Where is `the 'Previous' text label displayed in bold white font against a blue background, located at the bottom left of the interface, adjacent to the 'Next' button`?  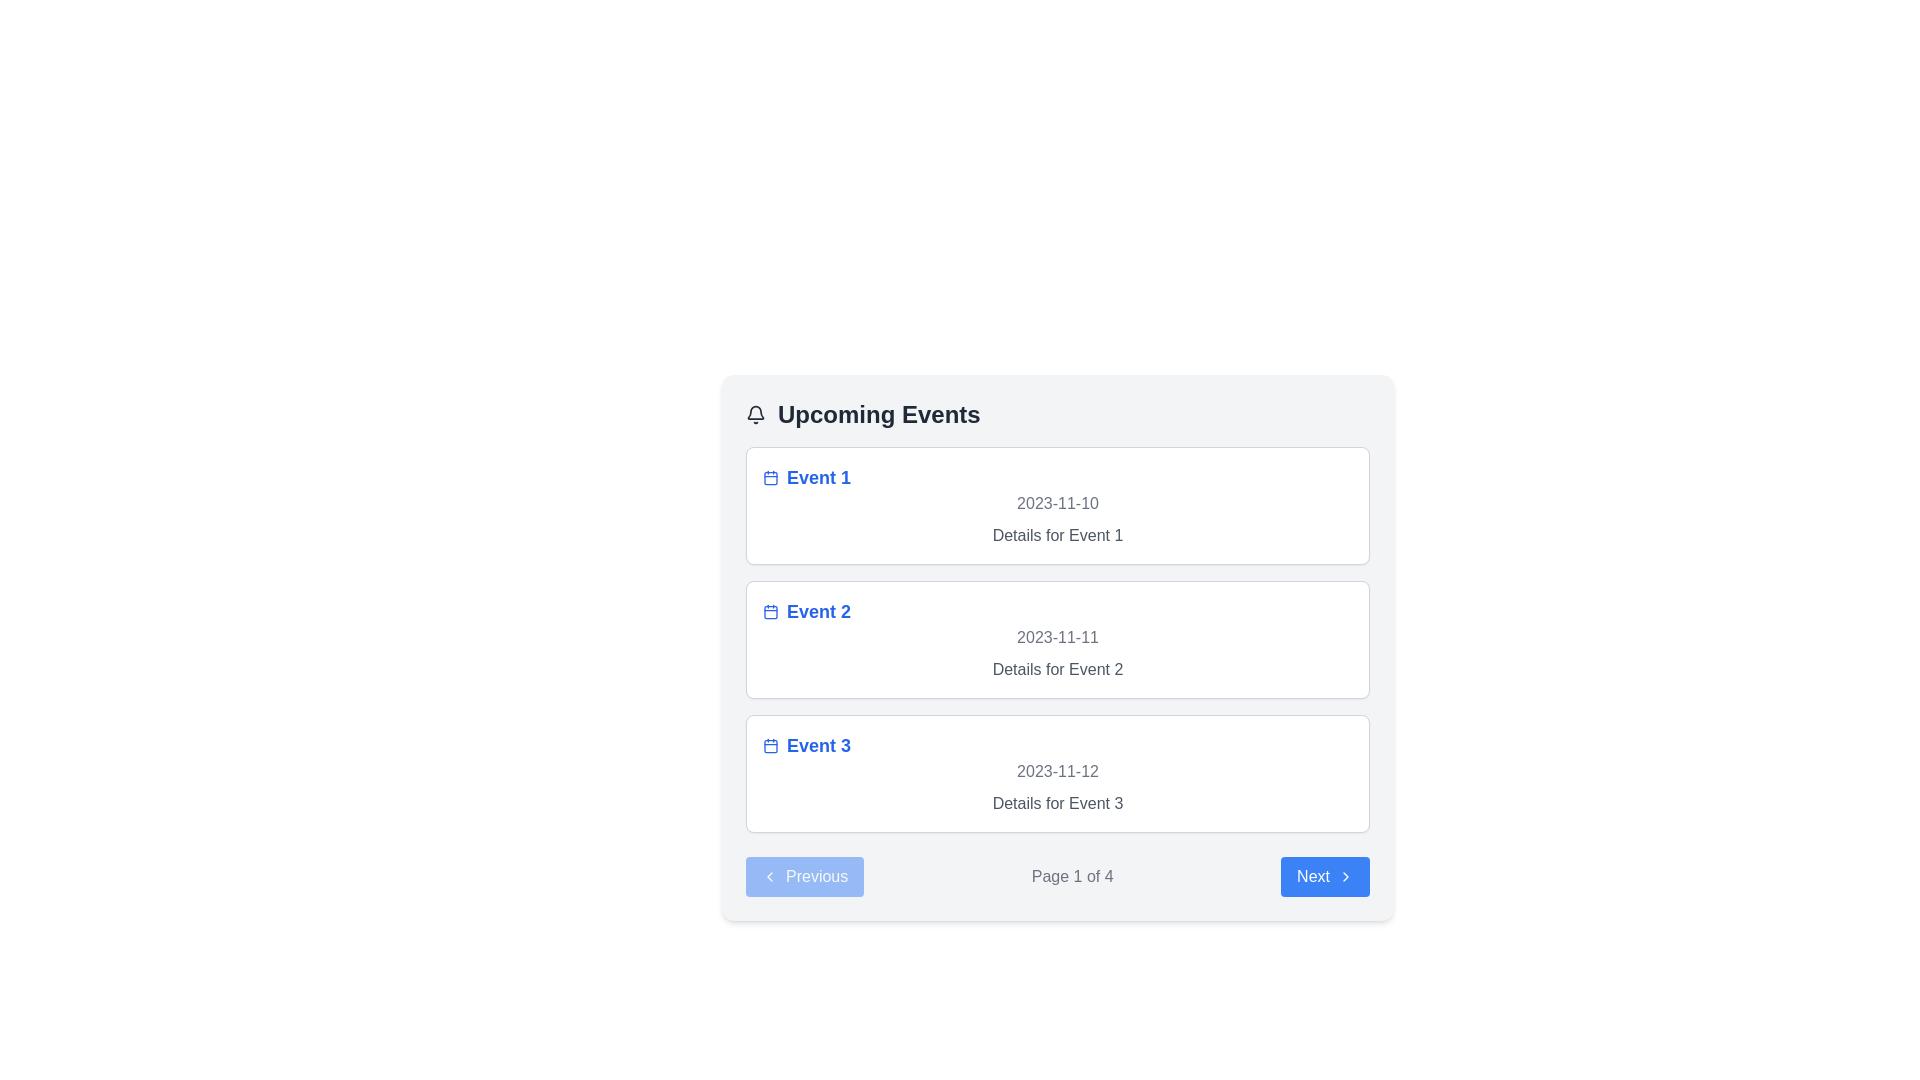 the 'Previous' text label displayed in bold white font against a blue background, located at the bottom left of the interface, adjacent to the 'Next' button is located at coordinates (817, 875).